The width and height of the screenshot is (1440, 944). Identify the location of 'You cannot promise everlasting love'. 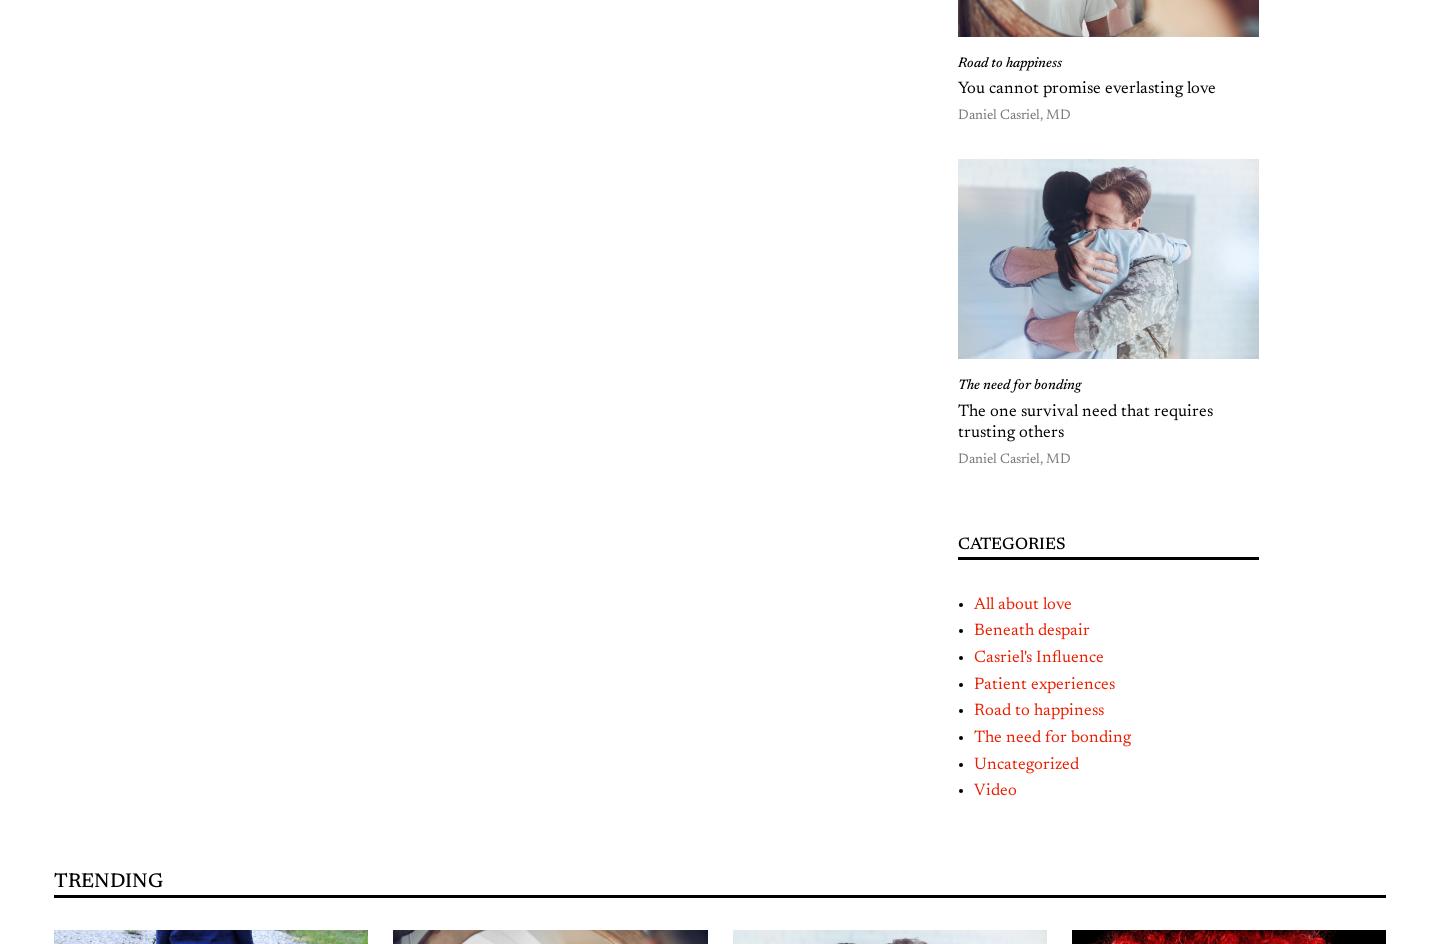
(958, 86).